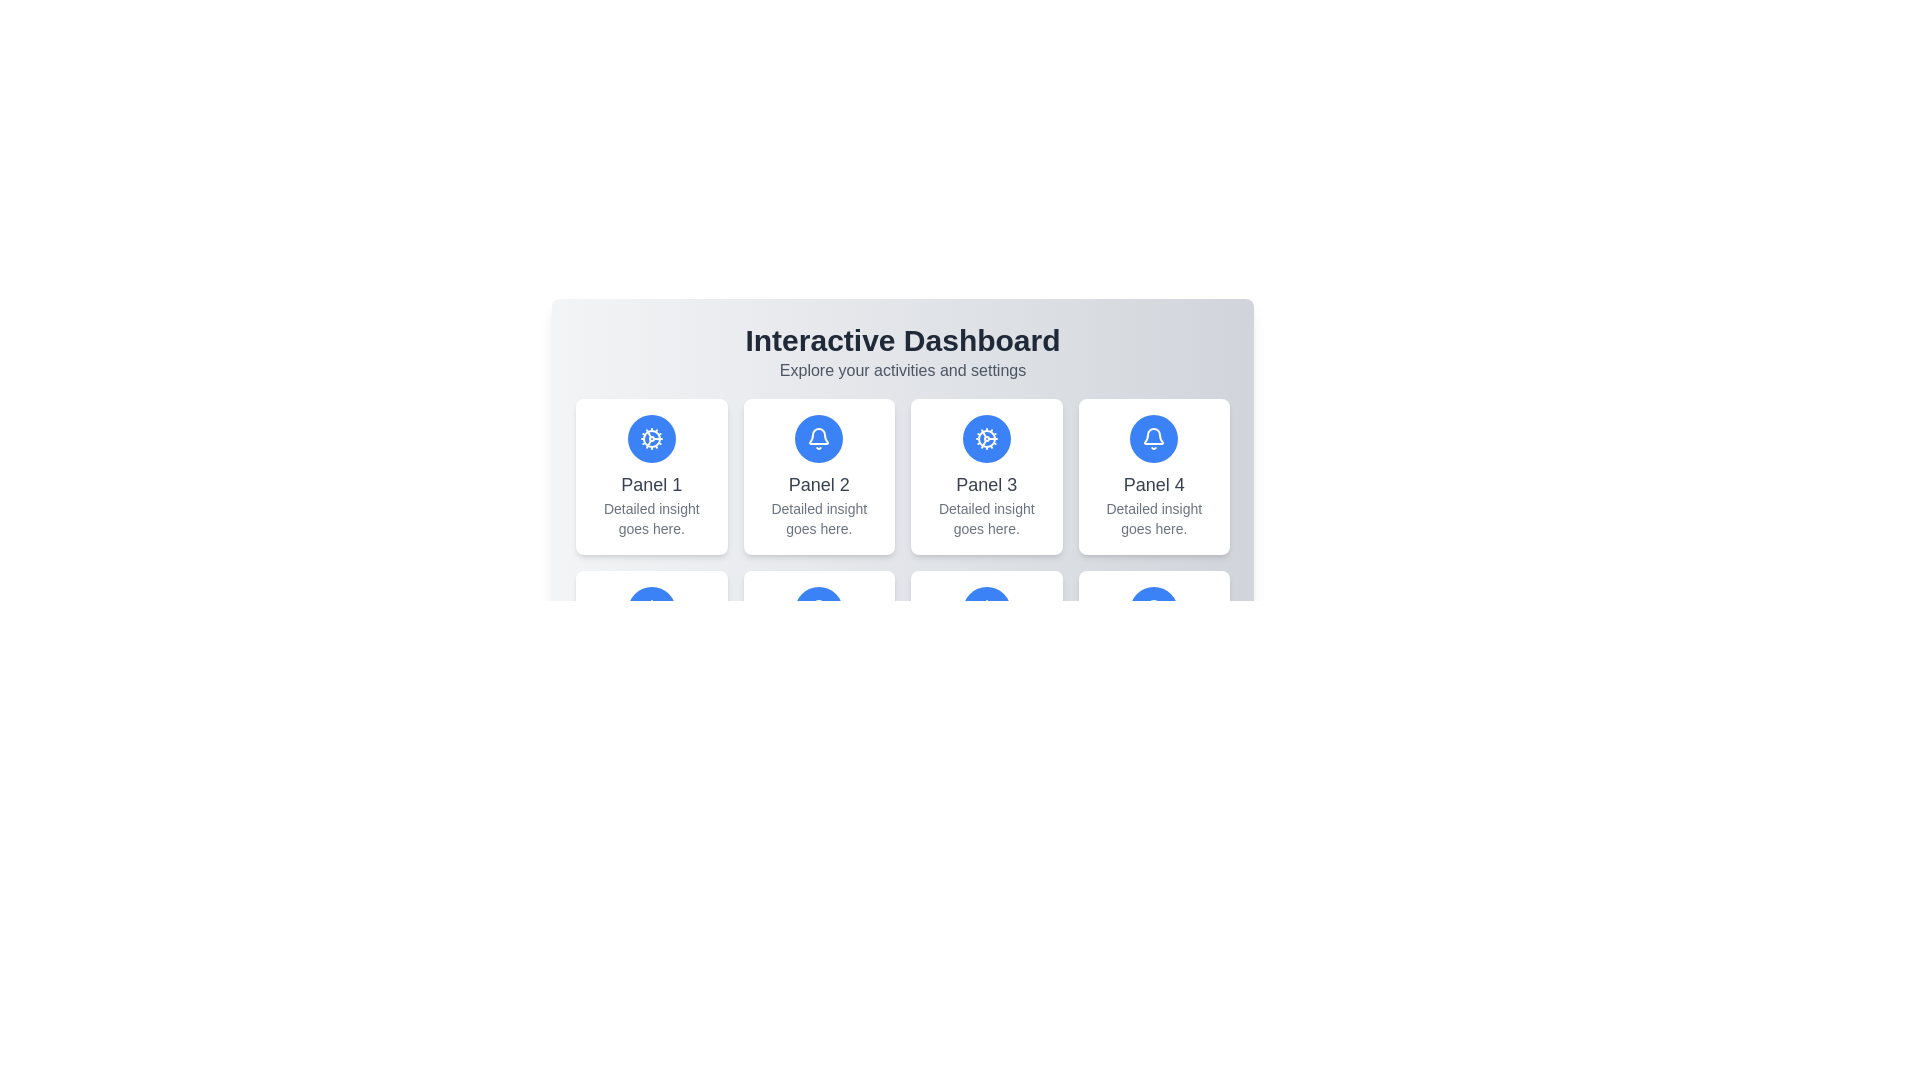 The height and width of the screenshot is (1080, 1920). What do you see at coordinates (651, 438) in the screenshot?
I see `the circular blue button with a white gear icon located at the top-center of 'Panel 1'` at bounding box center [651, 438].